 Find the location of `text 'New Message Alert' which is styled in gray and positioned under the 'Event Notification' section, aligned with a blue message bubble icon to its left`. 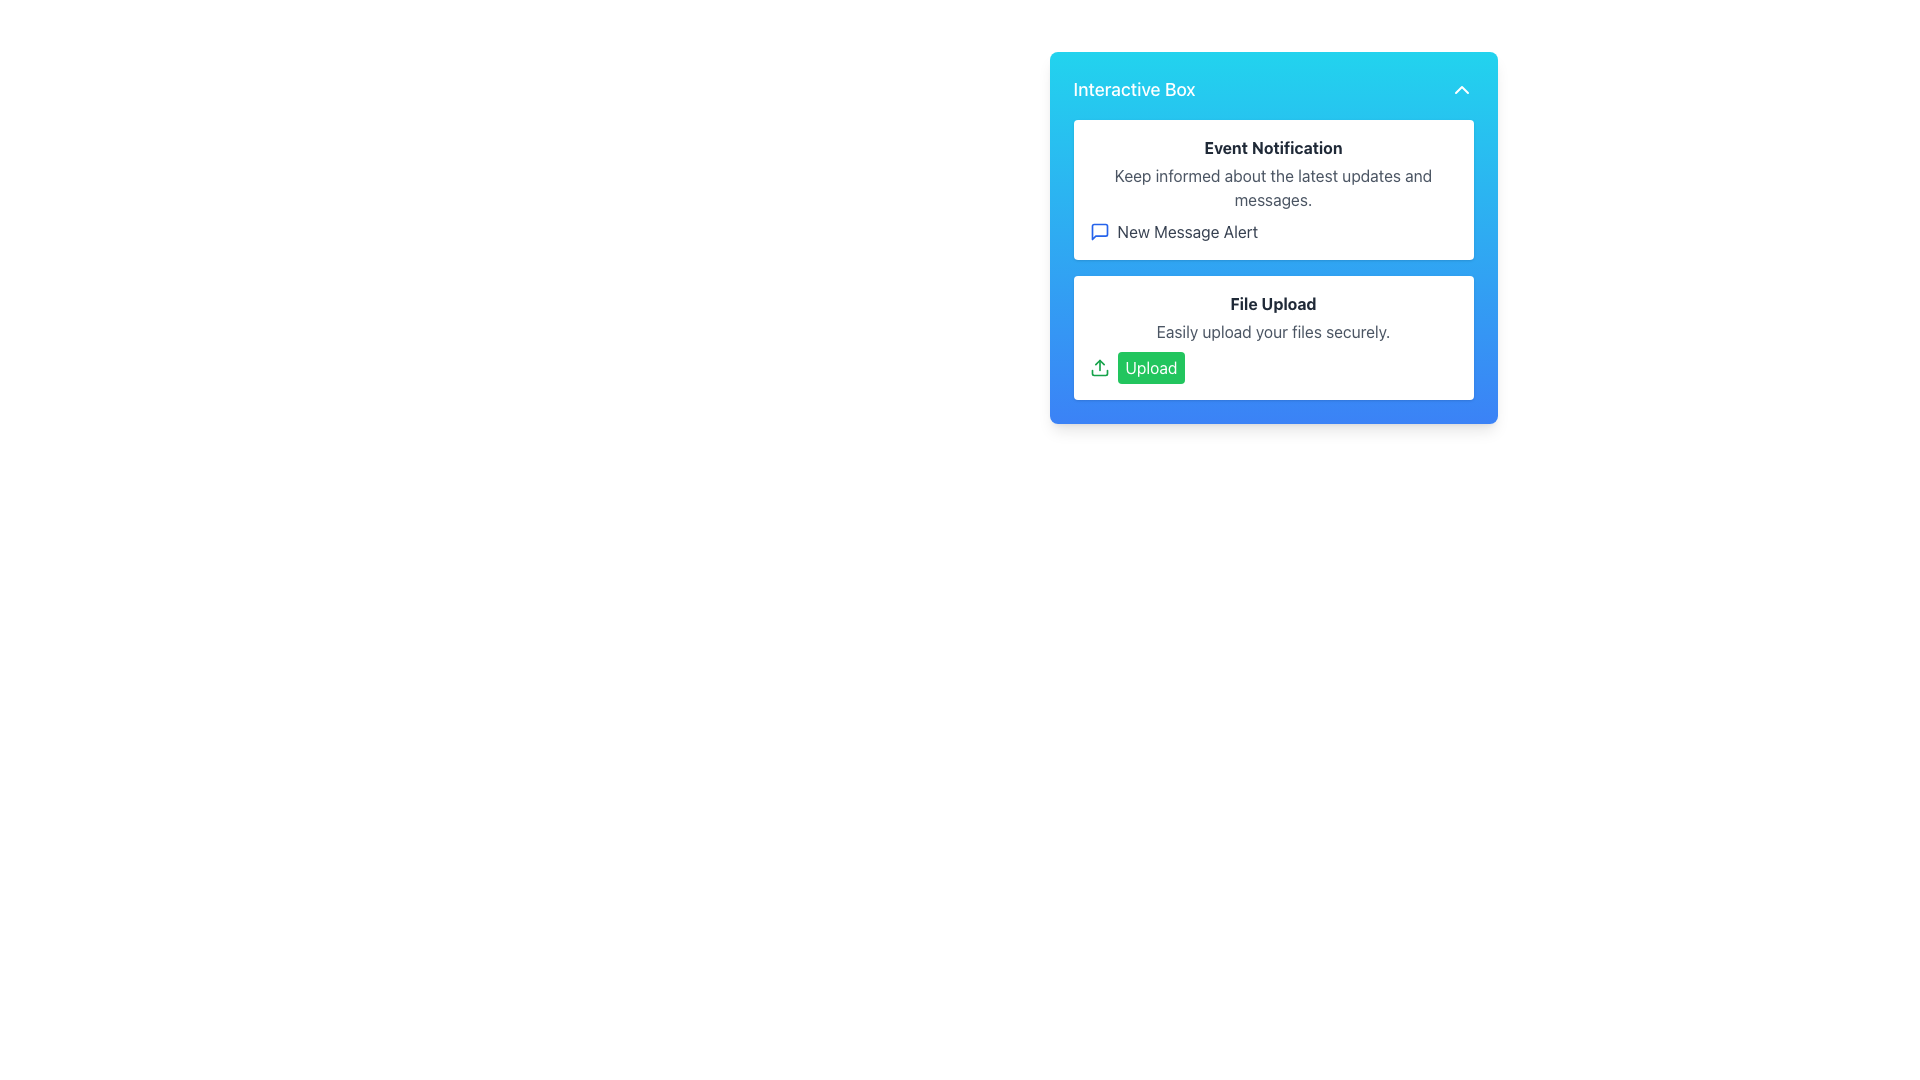

text 'New Message Alert' which is styled in gray and positioned under the 'Event Notification' section, aligned with a blue message bubble icon to its left is located at coordinates (1187, 230).